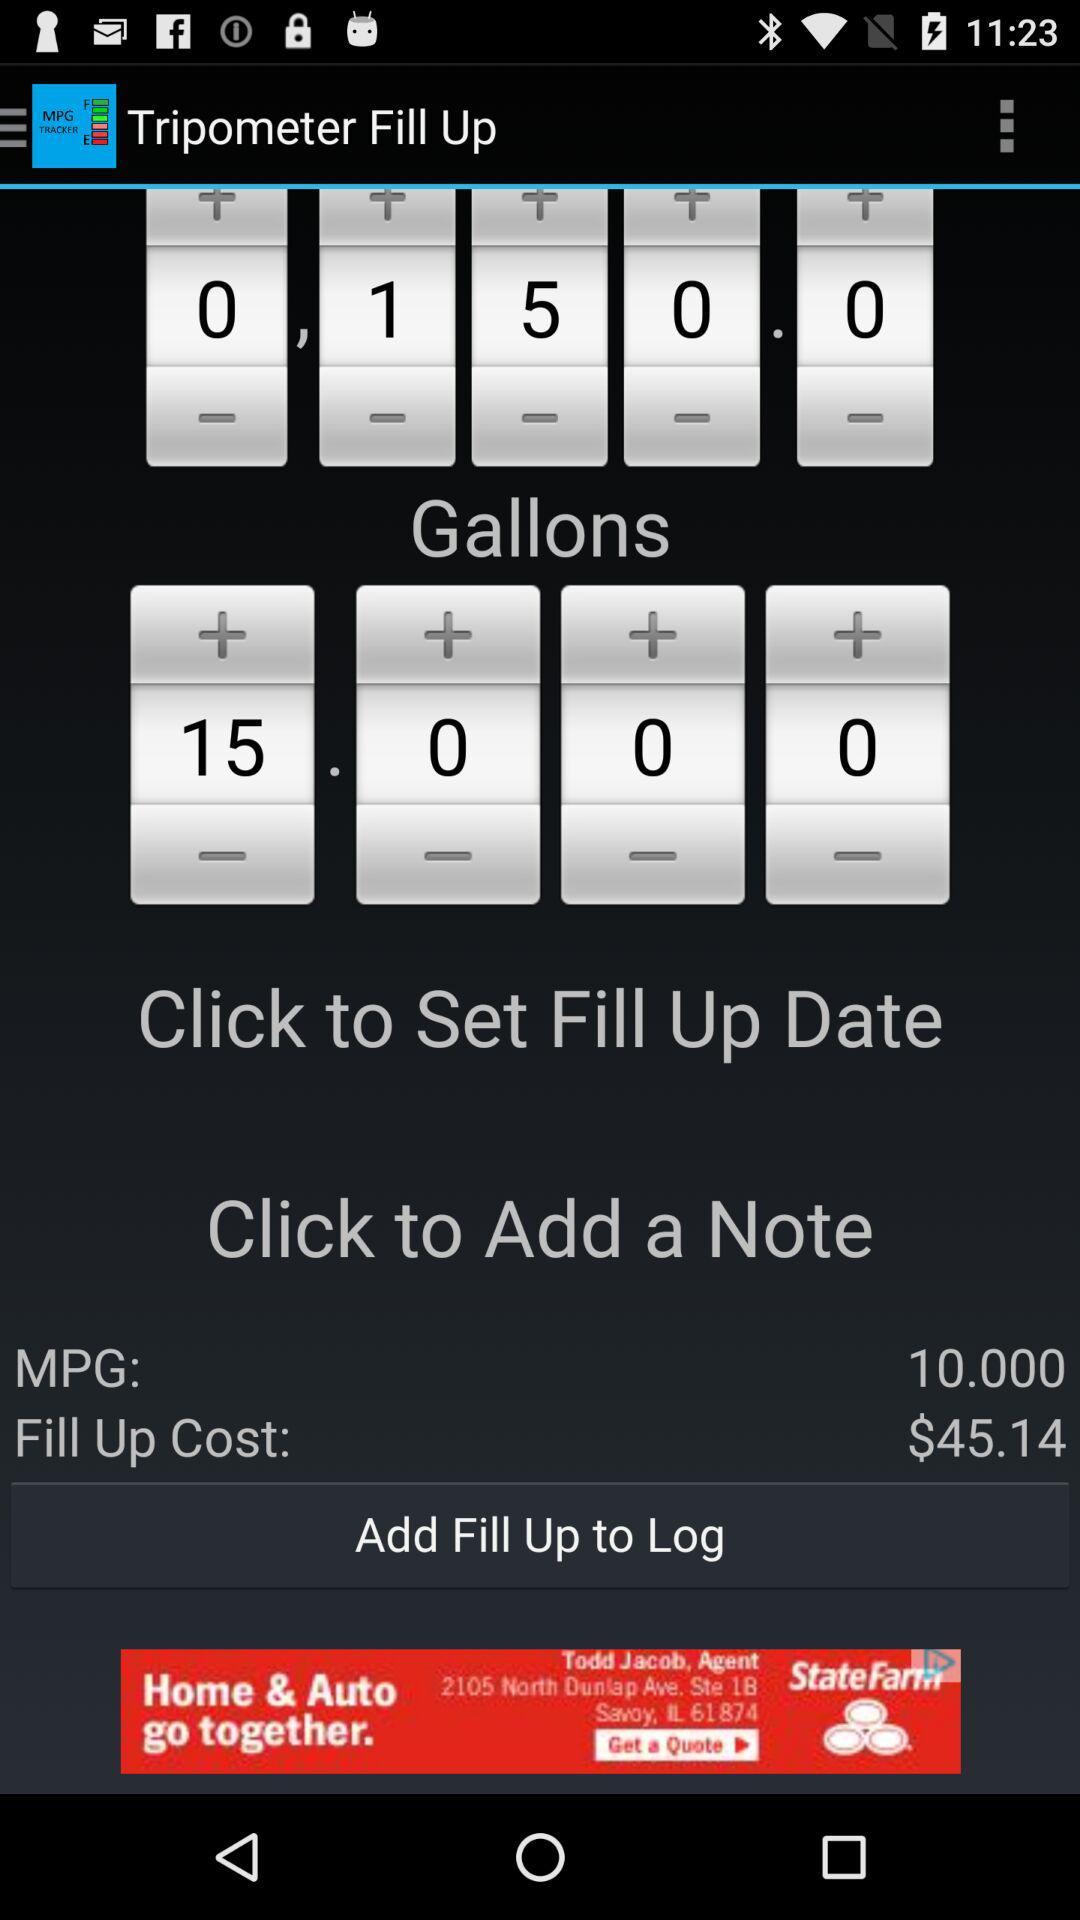  What do you see at coordinates (216, 217) in the screenshot?
I see `increase button` at bounding box center [216, 217].